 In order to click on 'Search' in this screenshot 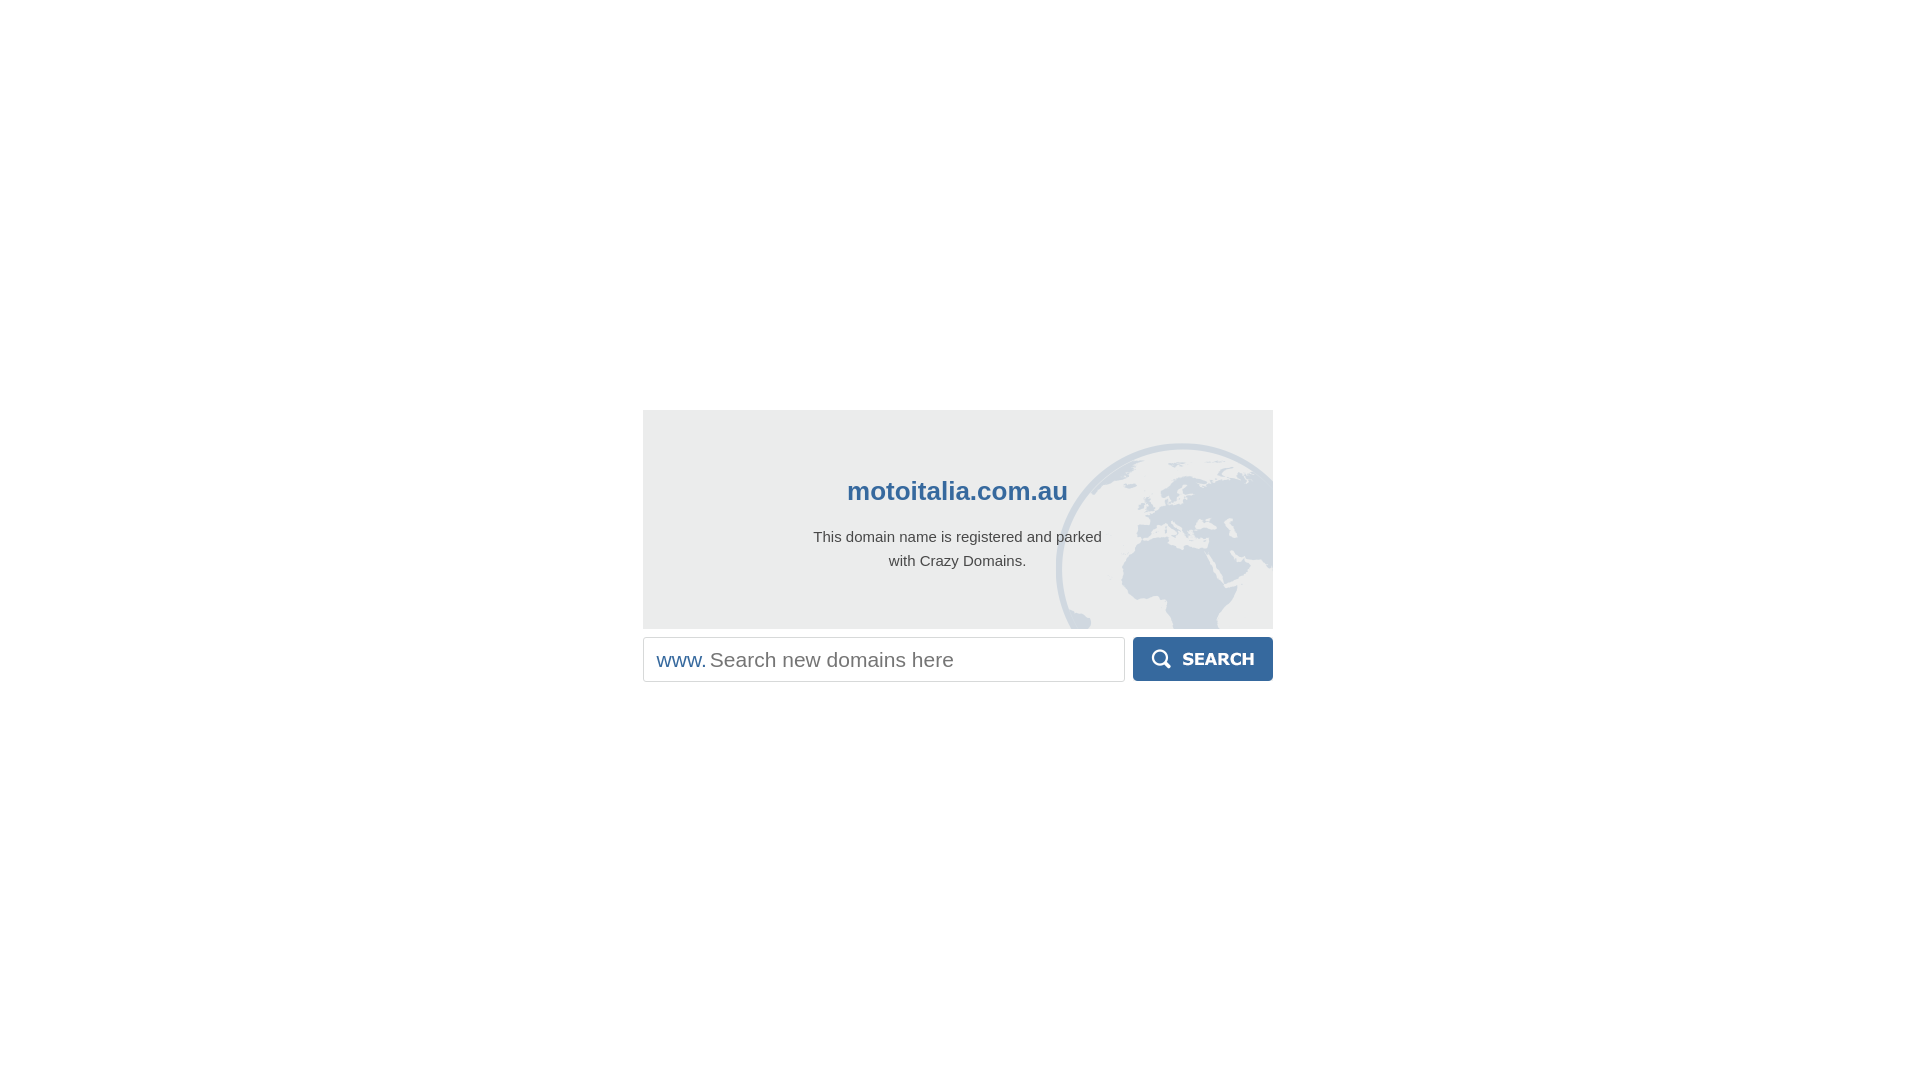, I will do `click(1202, 659)`.